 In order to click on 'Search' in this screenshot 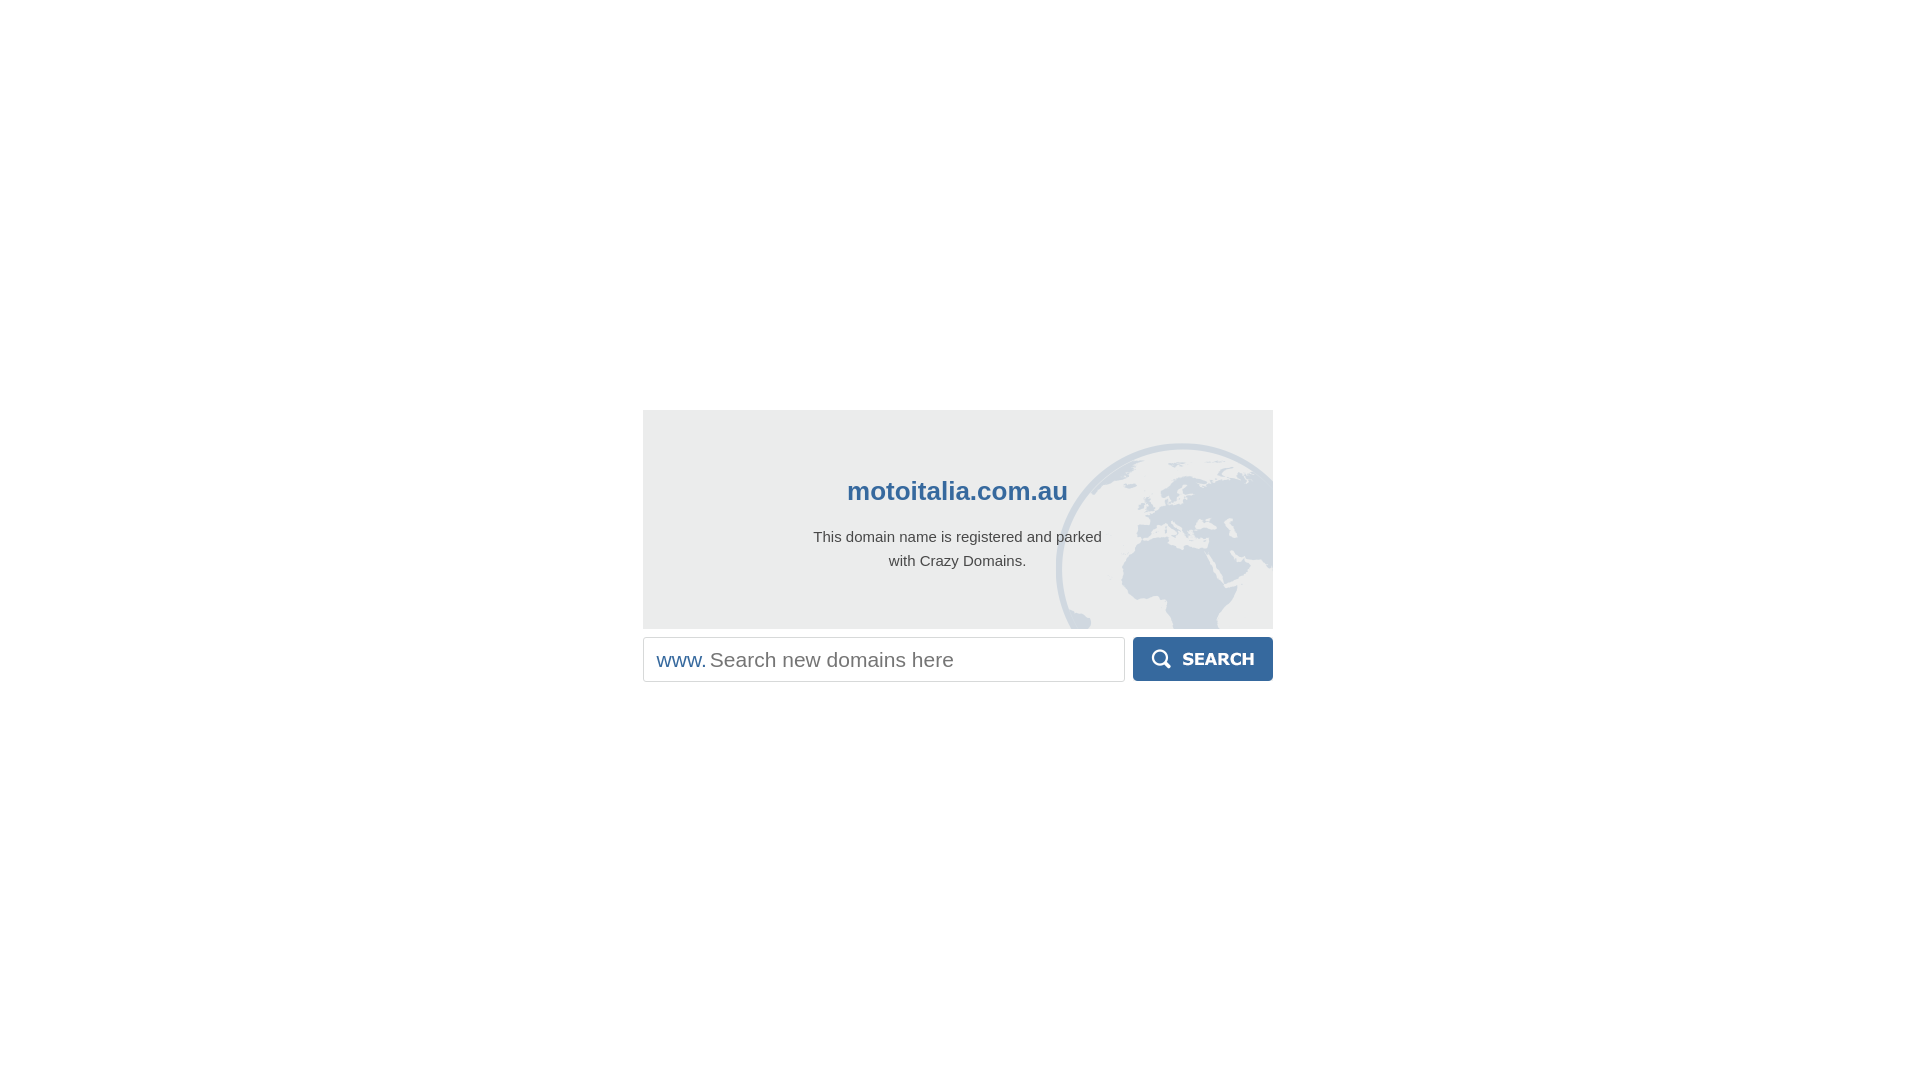, I will do `click(1202, 659)`.